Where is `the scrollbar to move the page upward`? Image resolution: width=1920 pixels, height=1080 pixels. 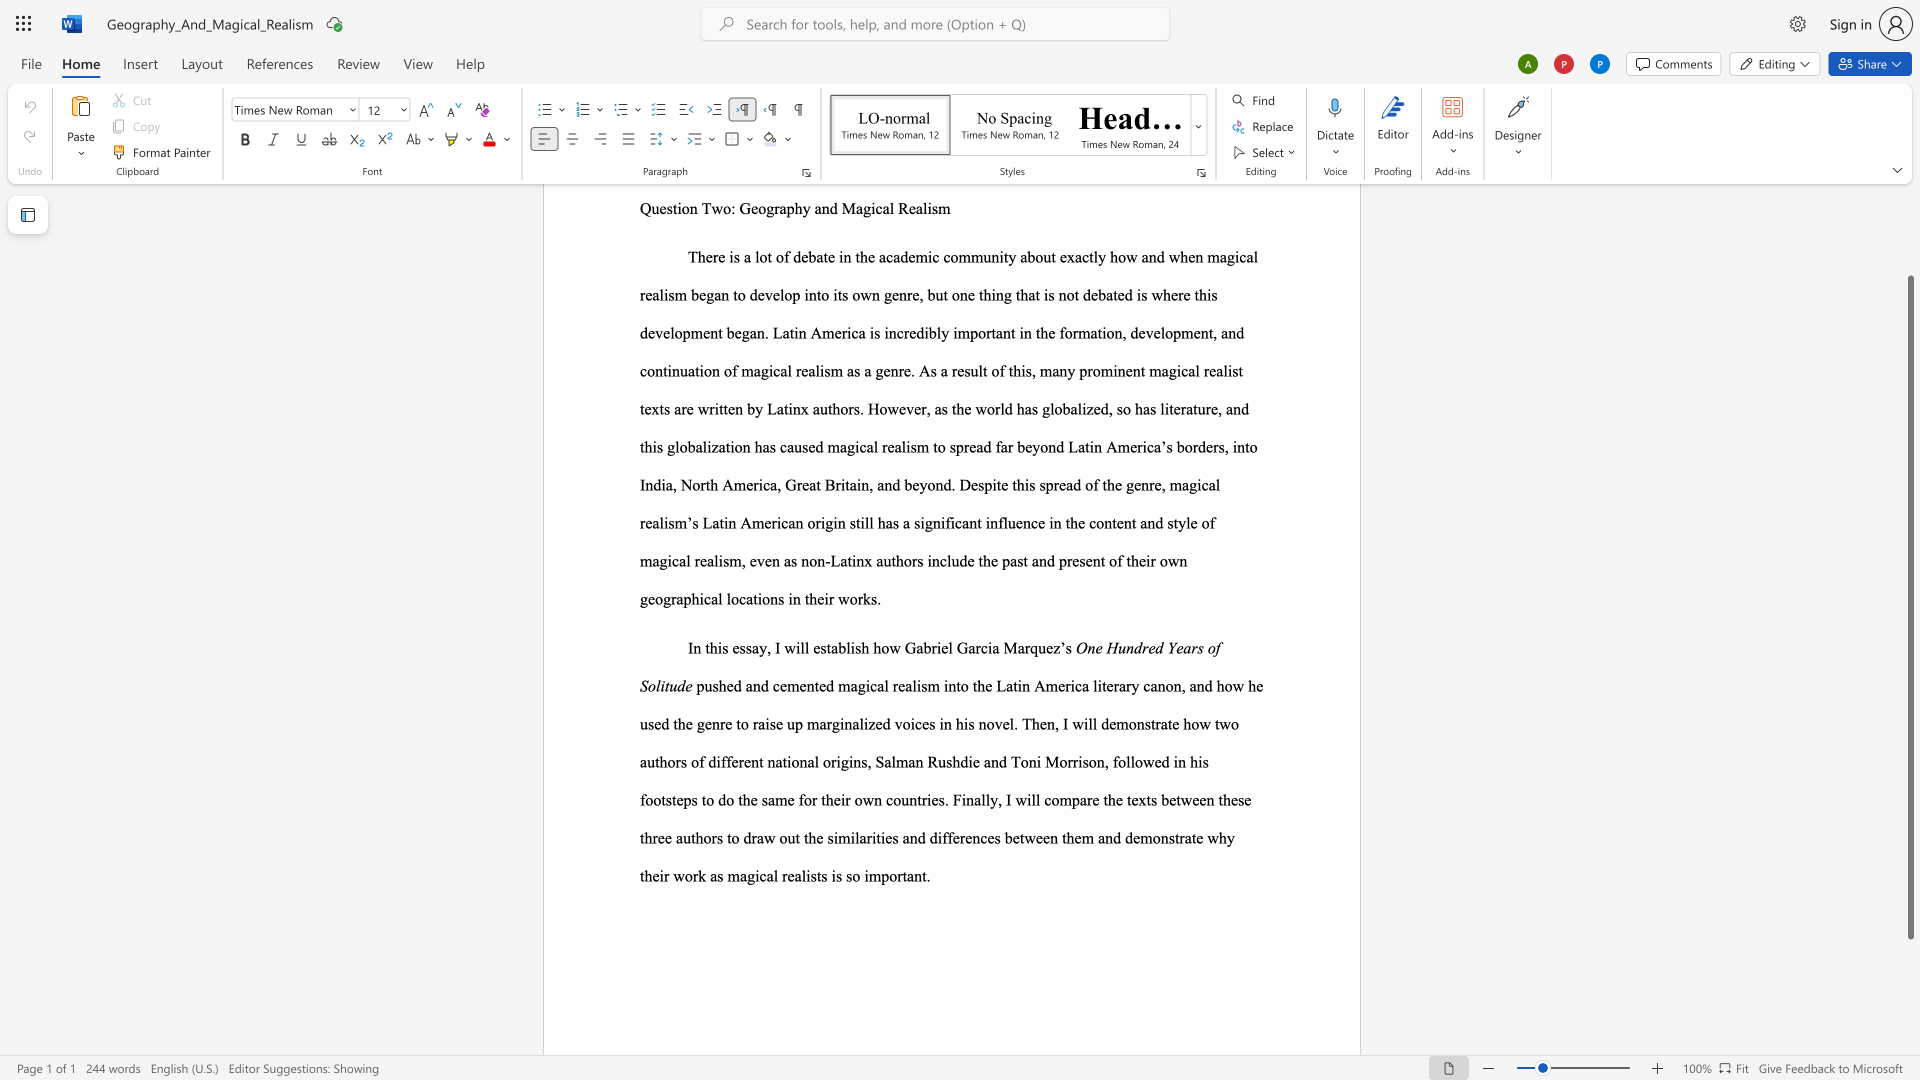 the scrollbar to move the page upward is located at coordinates (1909, 219).